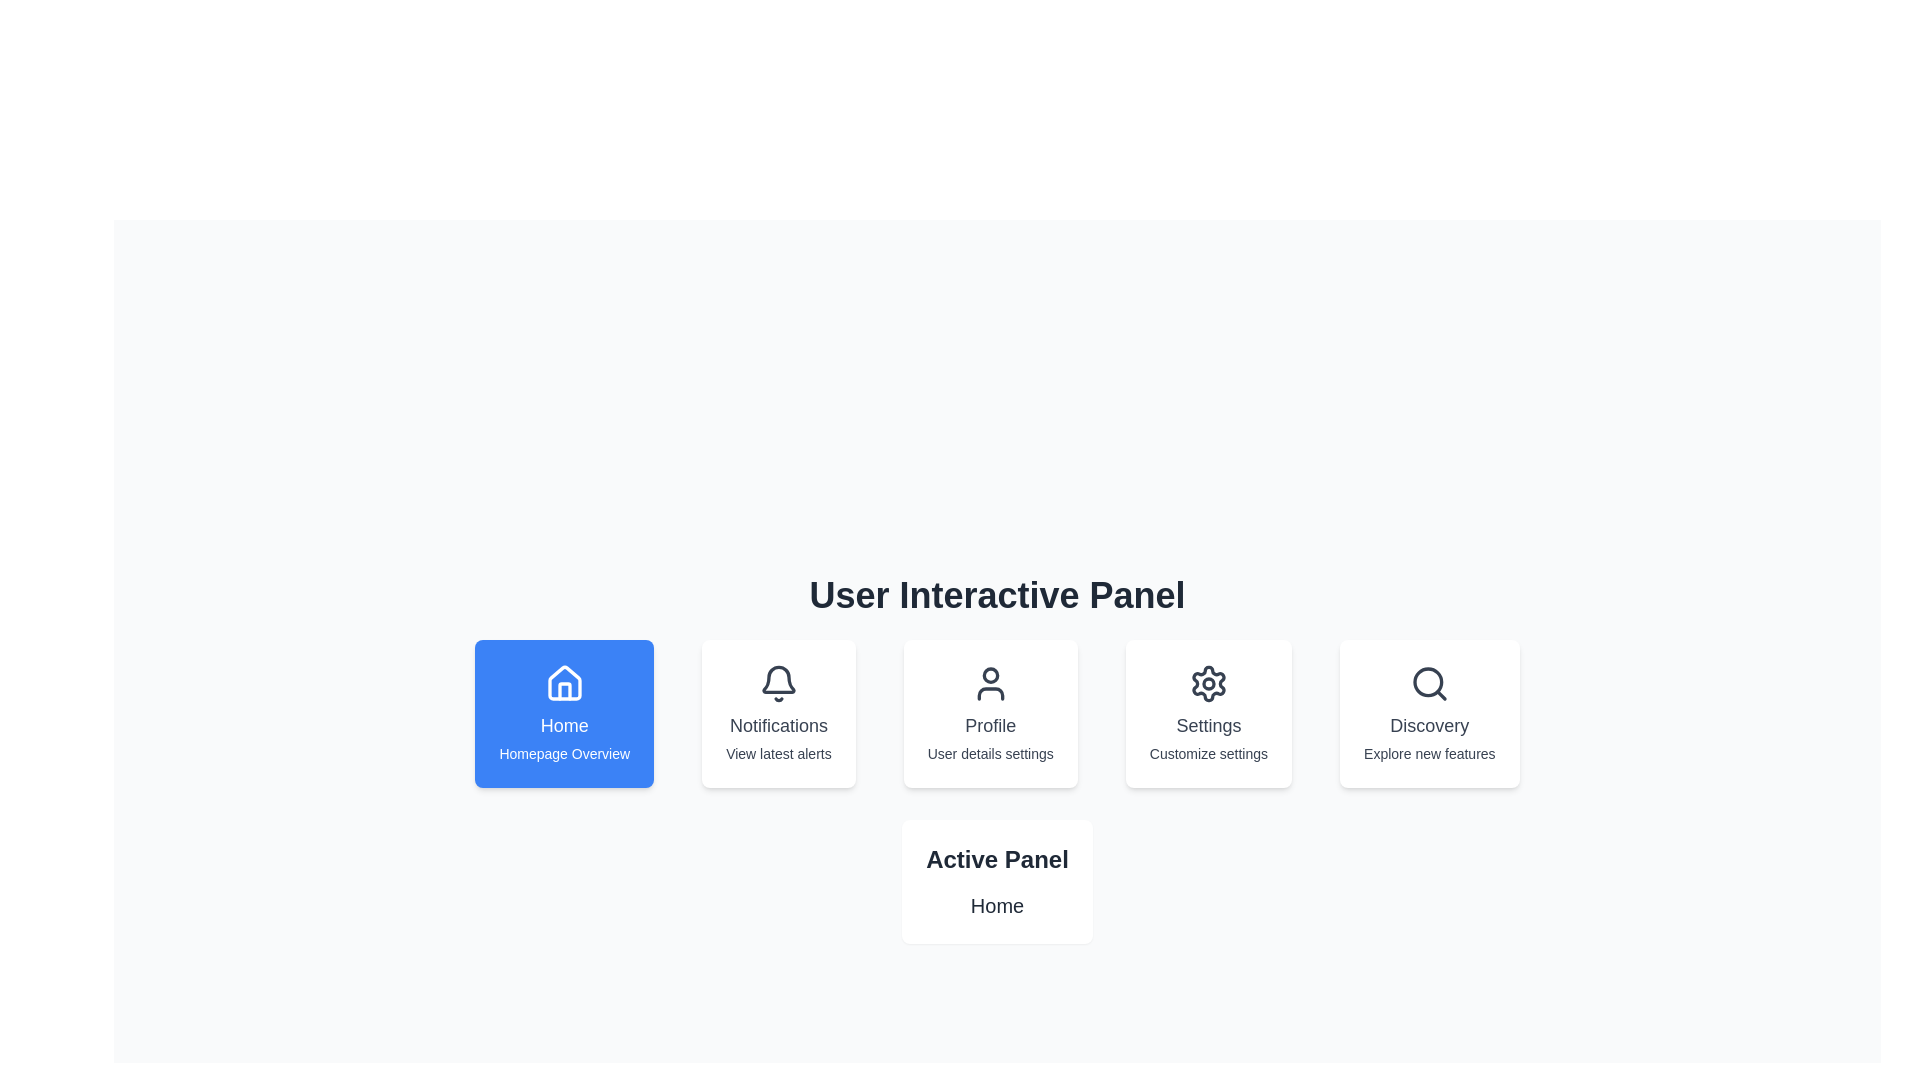 The width and height of the screenshot is (1920, 1080). What do you see at coordinates (777, 725) in the screenshot?
I see `the 'Notifications' static text label, which is styled in a larger, bold font and is positioned below a bell-shaped icon within a notification card` at bounding box center [777, 725].